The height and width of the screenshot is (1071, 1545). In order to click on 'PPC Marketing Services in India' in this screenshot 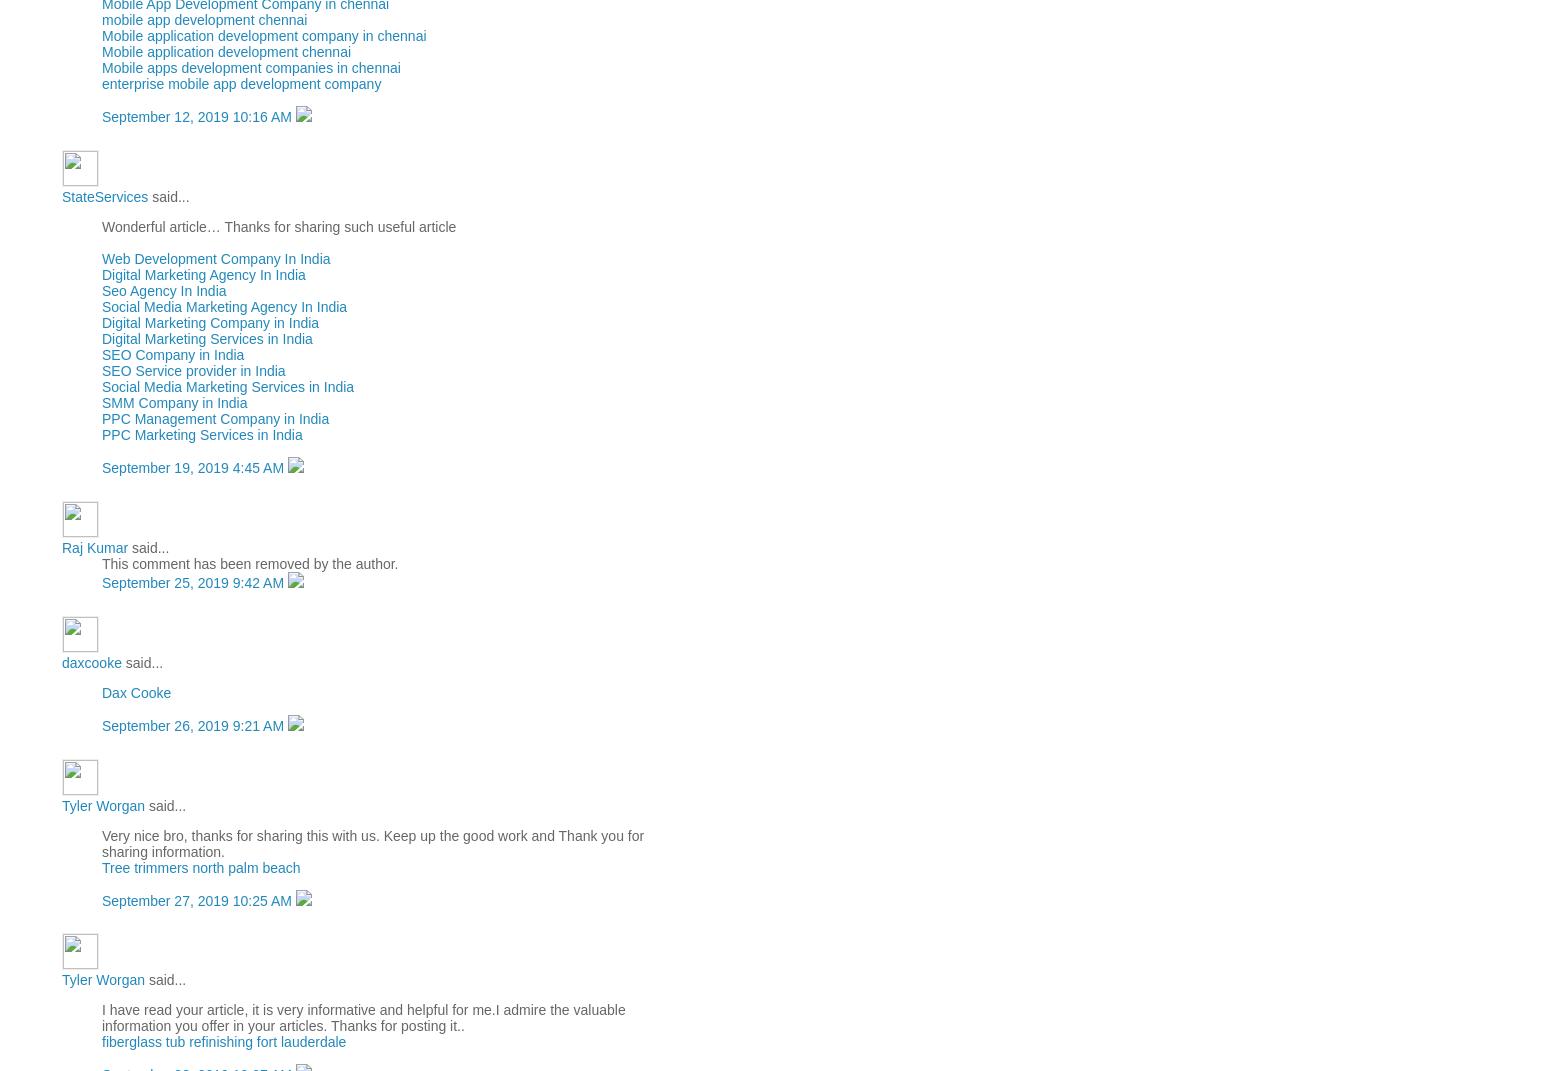, I will do `click(201, 435)`.